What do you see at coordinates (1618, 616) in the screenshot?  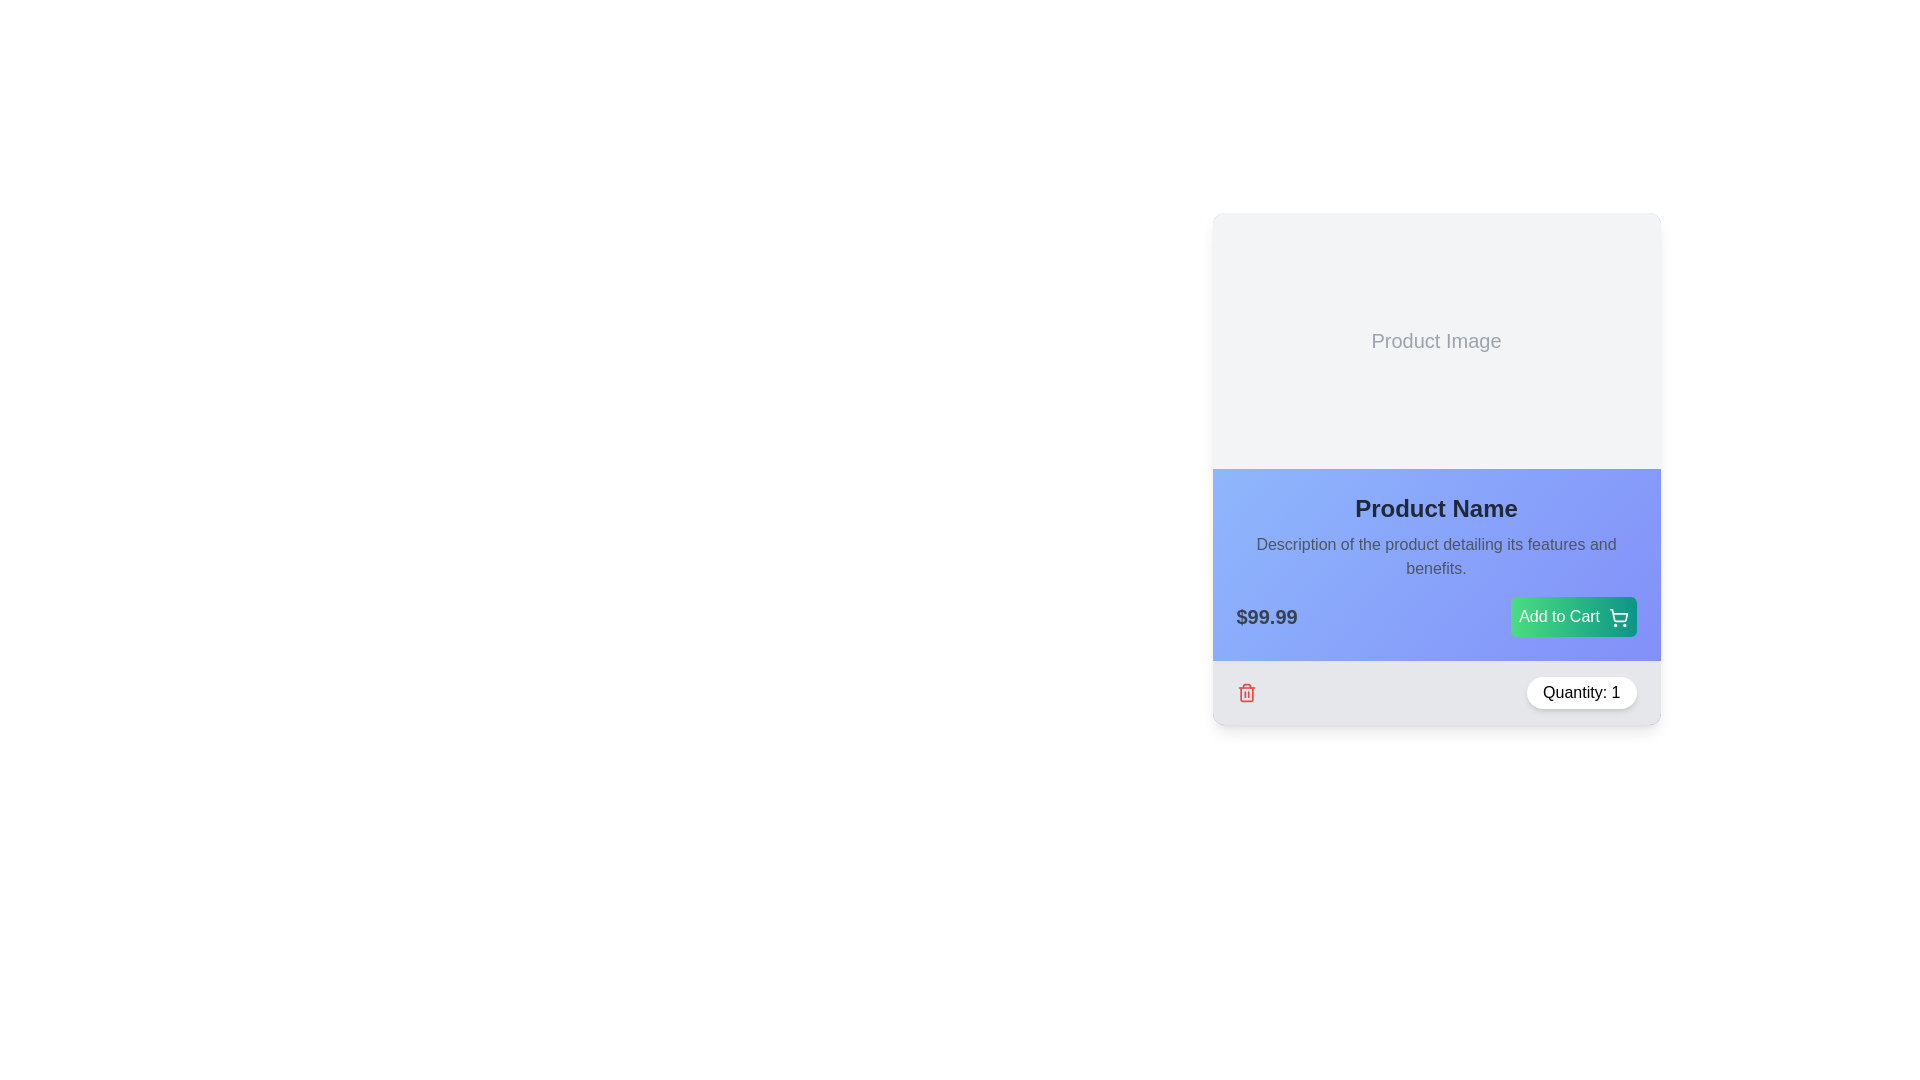 I see `the shopping cart icon integrated into the 'Add to Cart' button to initiate the add-to-cart action for the product` at bounding box center [1618, 616].